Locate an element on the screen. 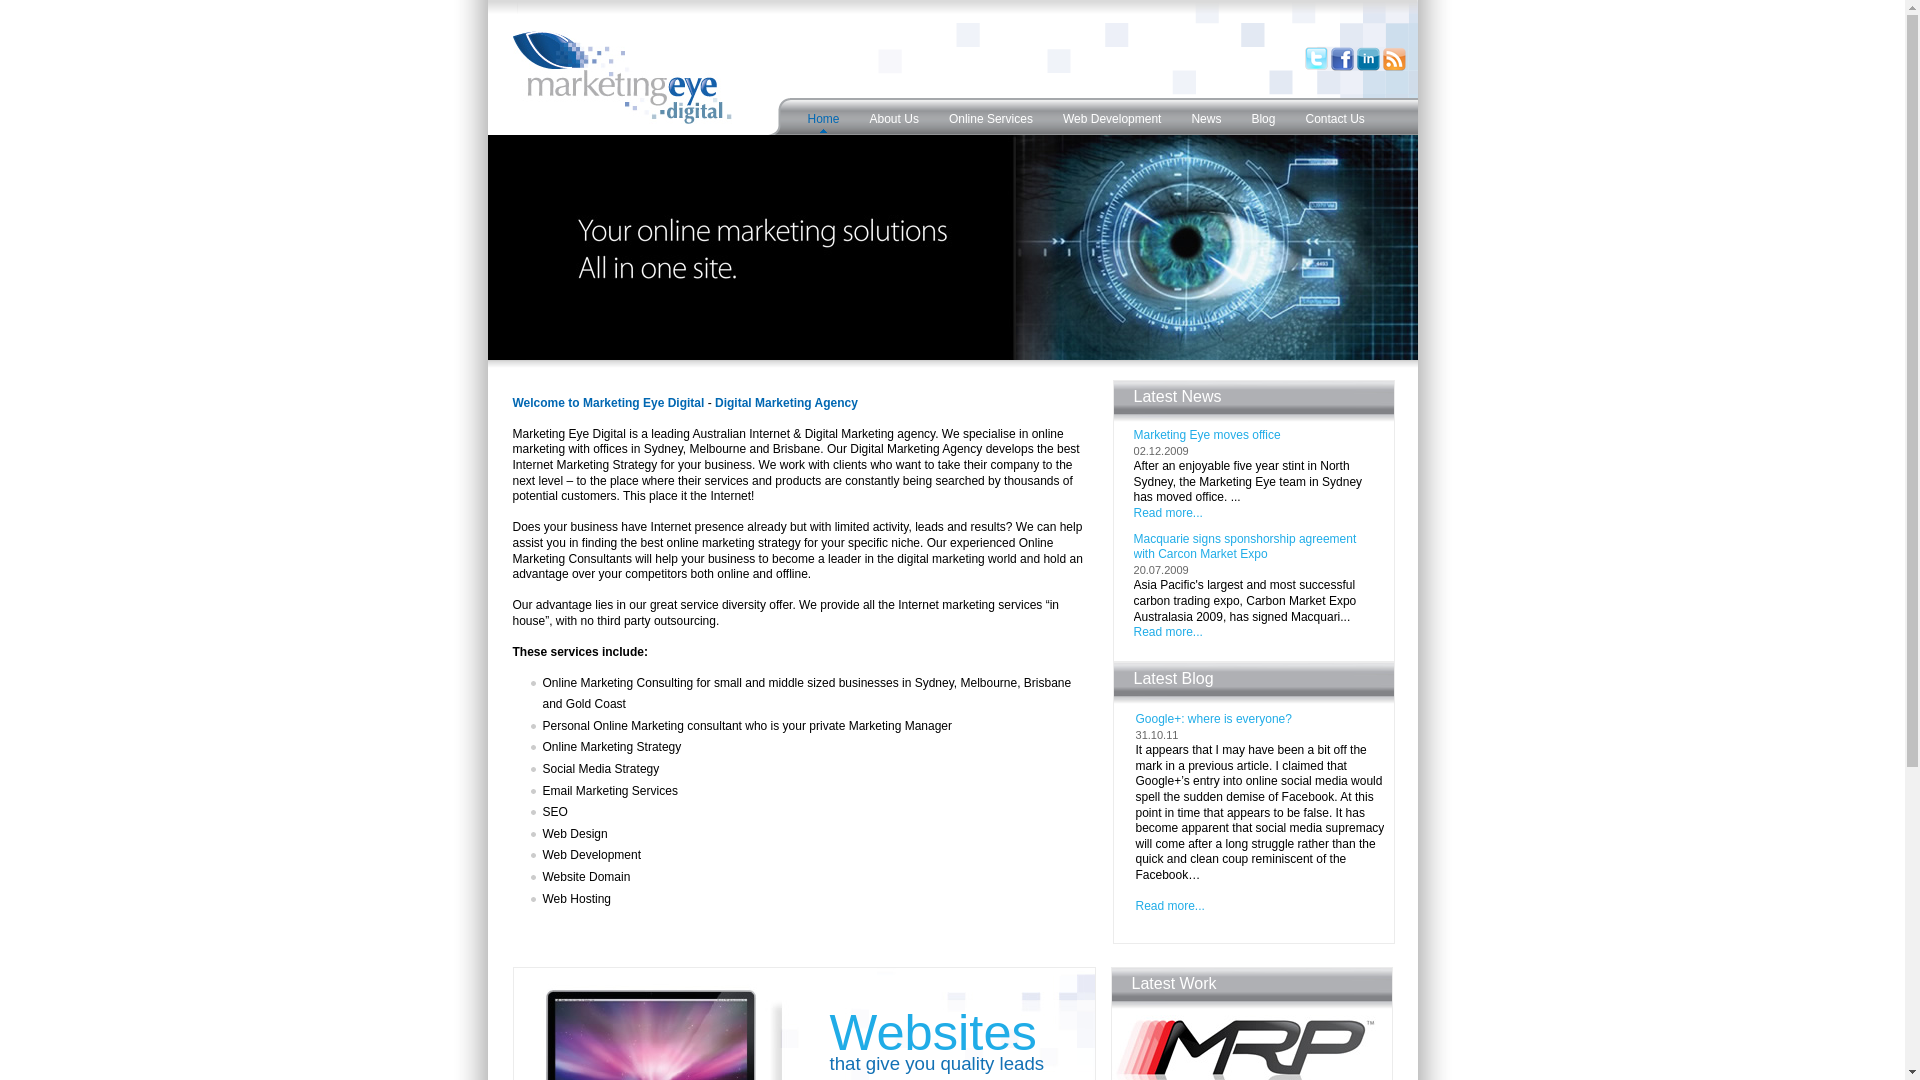 This screenshot has height=1080, width=1920. 'Follow us on Twitter' is located at coordinates (1316, 67).